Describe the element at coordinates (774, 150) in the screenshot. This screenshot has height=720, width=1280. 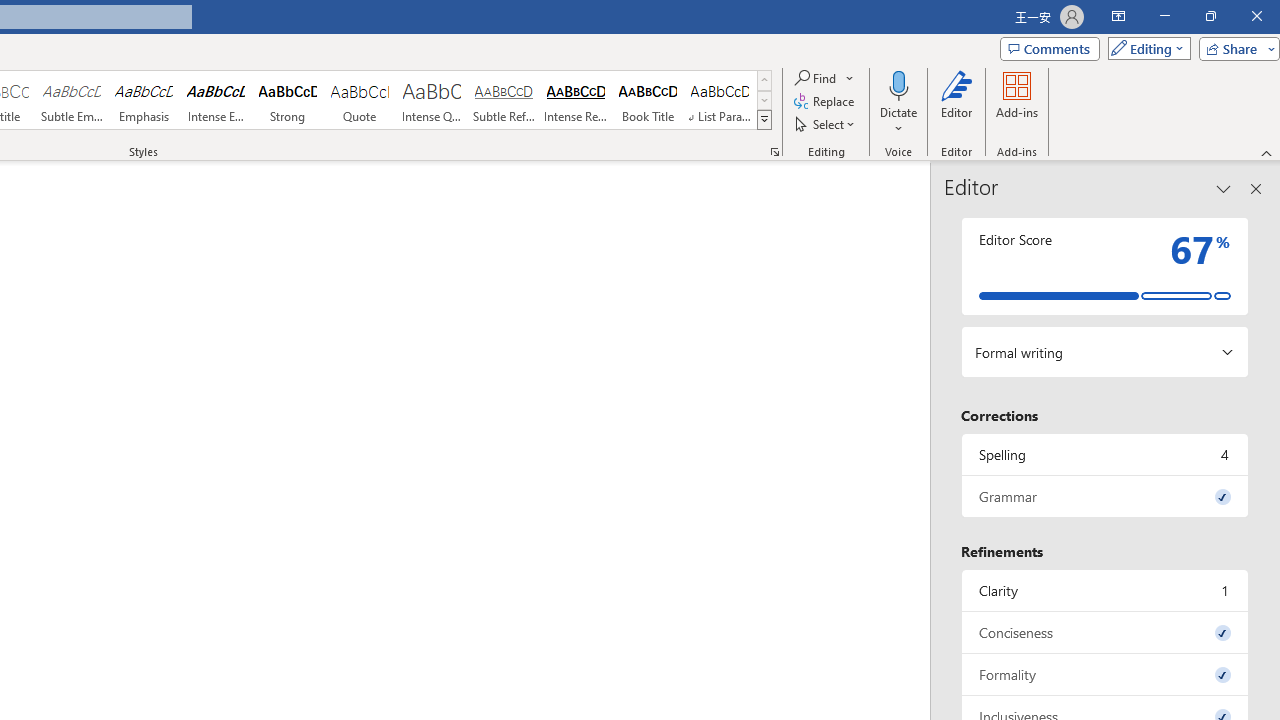
I see `'Styles...'` at that location.